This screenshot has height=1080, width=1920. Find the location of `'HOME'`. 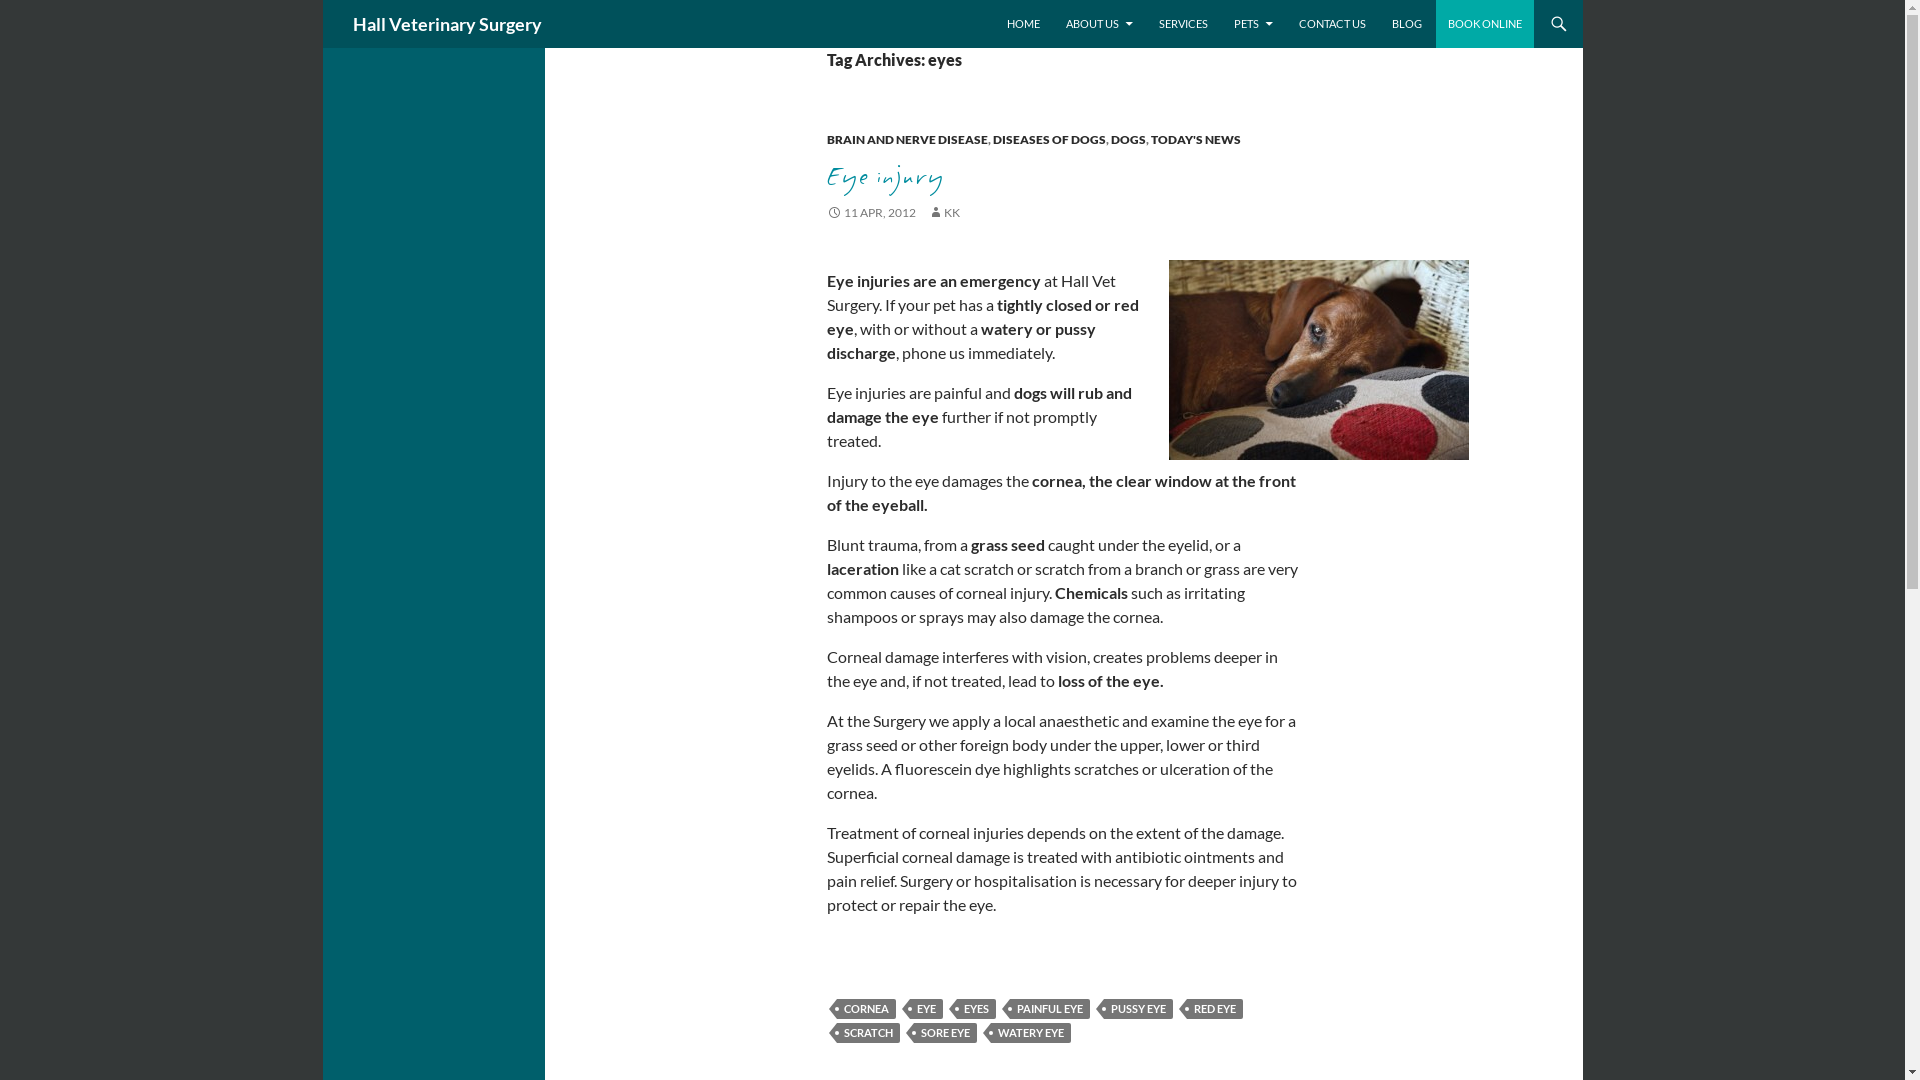

'HOME' is located at coordinates (1022, 23).